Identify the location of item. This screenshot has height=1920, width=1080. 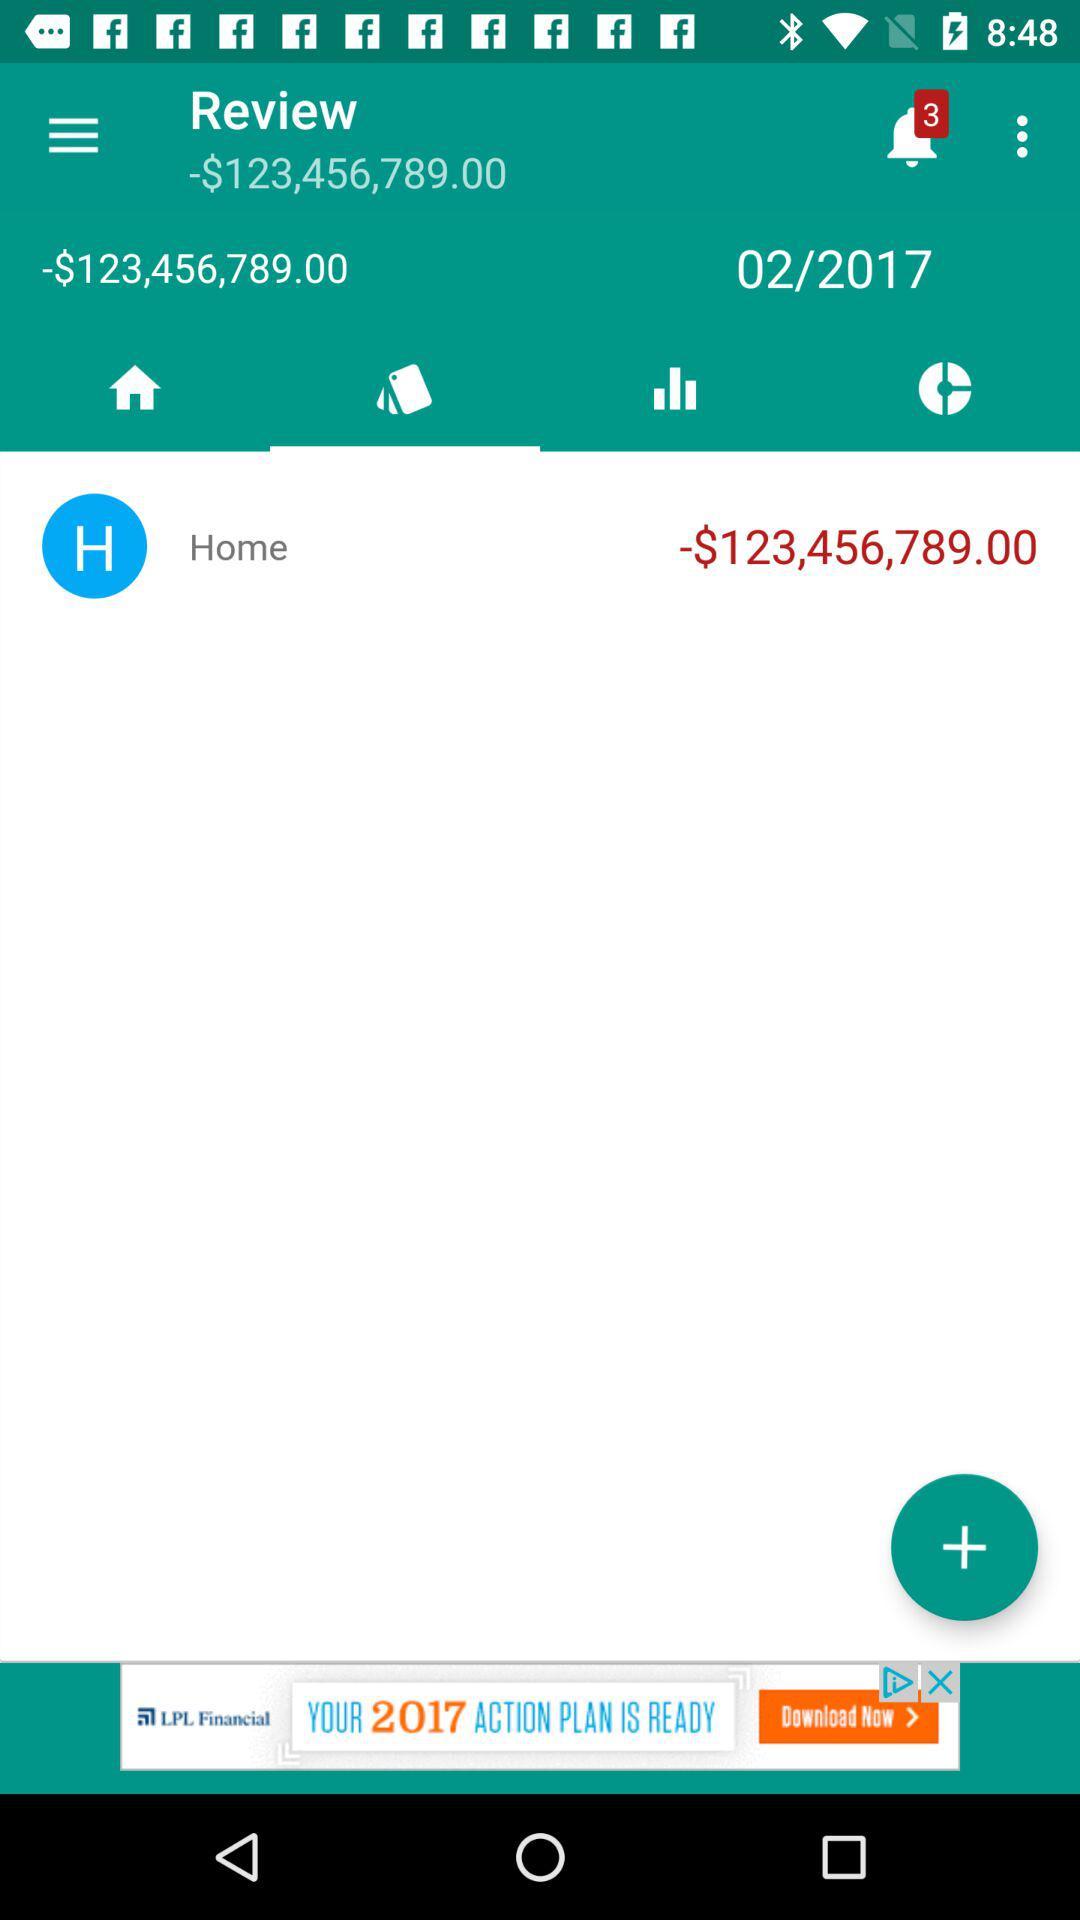
(963, 1546).